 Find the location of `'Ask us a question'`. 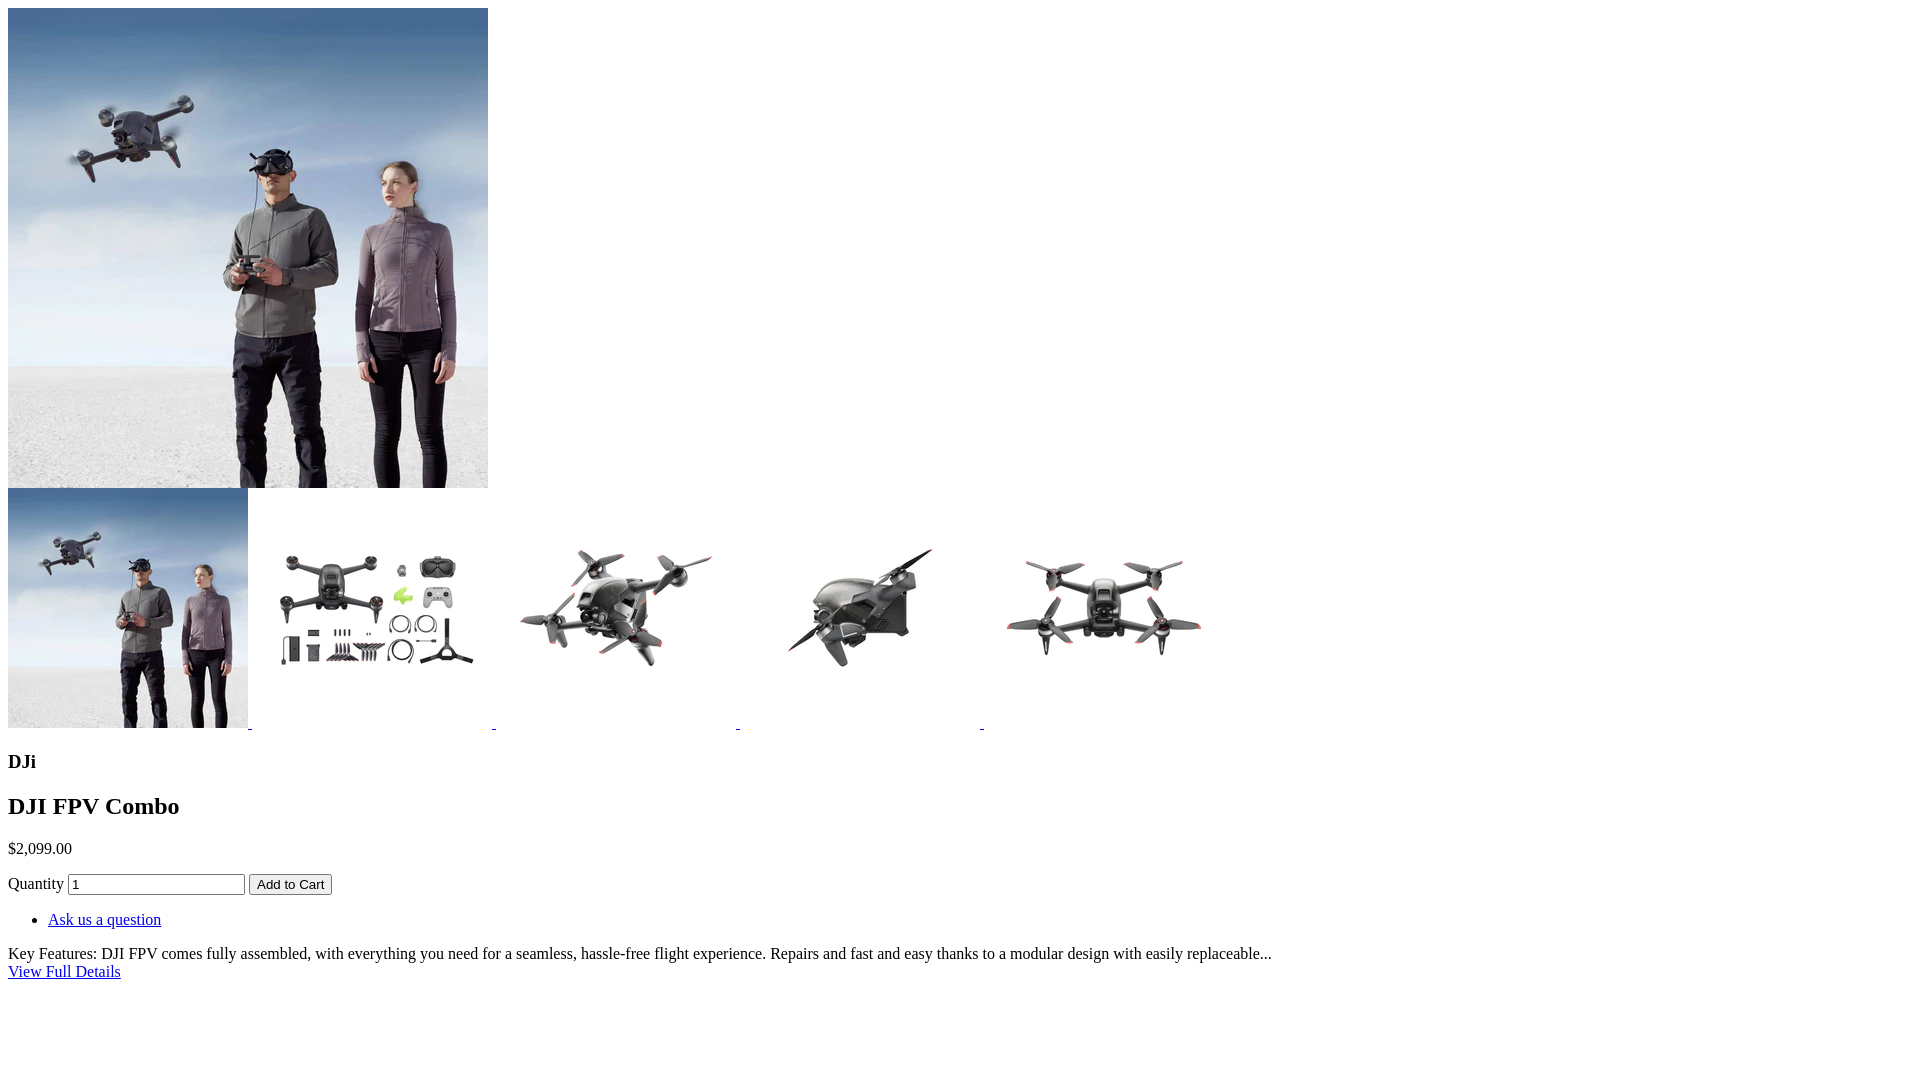

'Ask us a question' is located at coordinates (103, 919).